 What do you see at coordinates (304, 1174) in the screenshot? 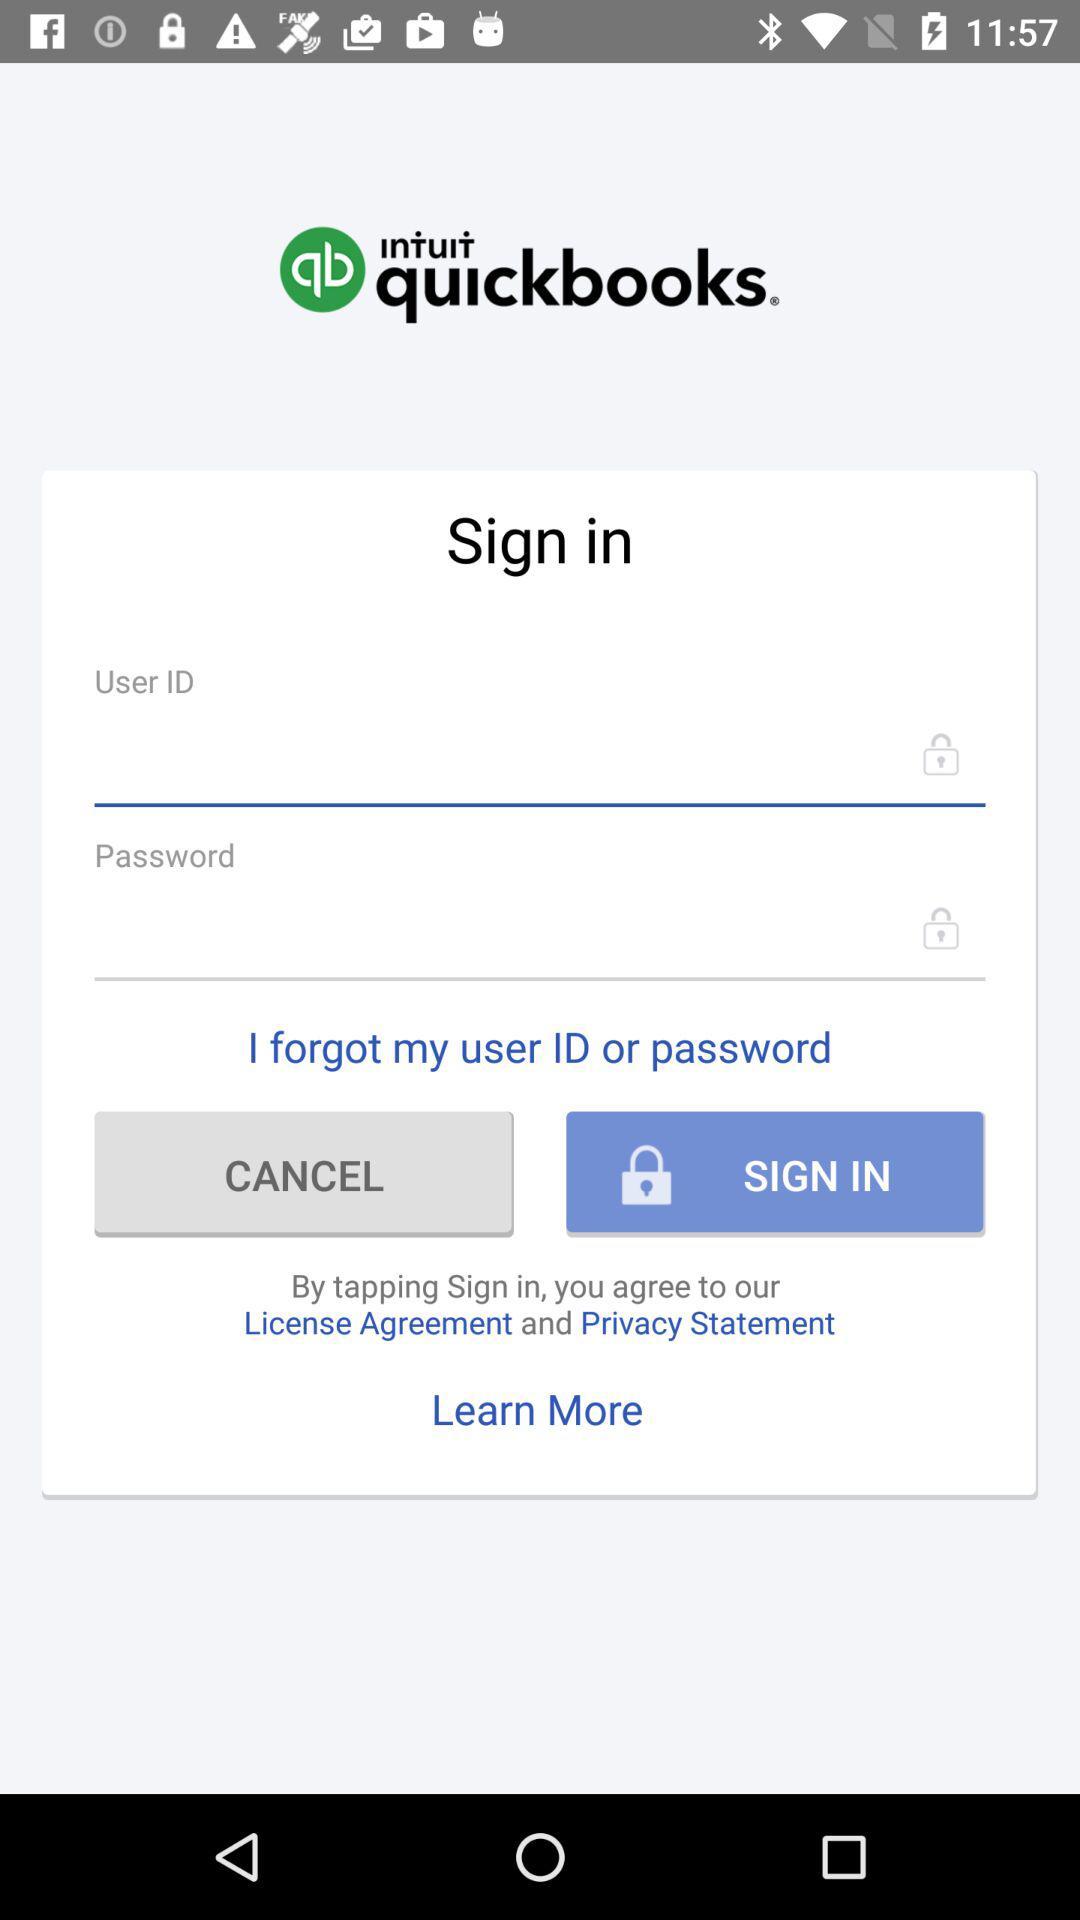
I see `icon below i forgot my item` at bounding box center [304, 1174].